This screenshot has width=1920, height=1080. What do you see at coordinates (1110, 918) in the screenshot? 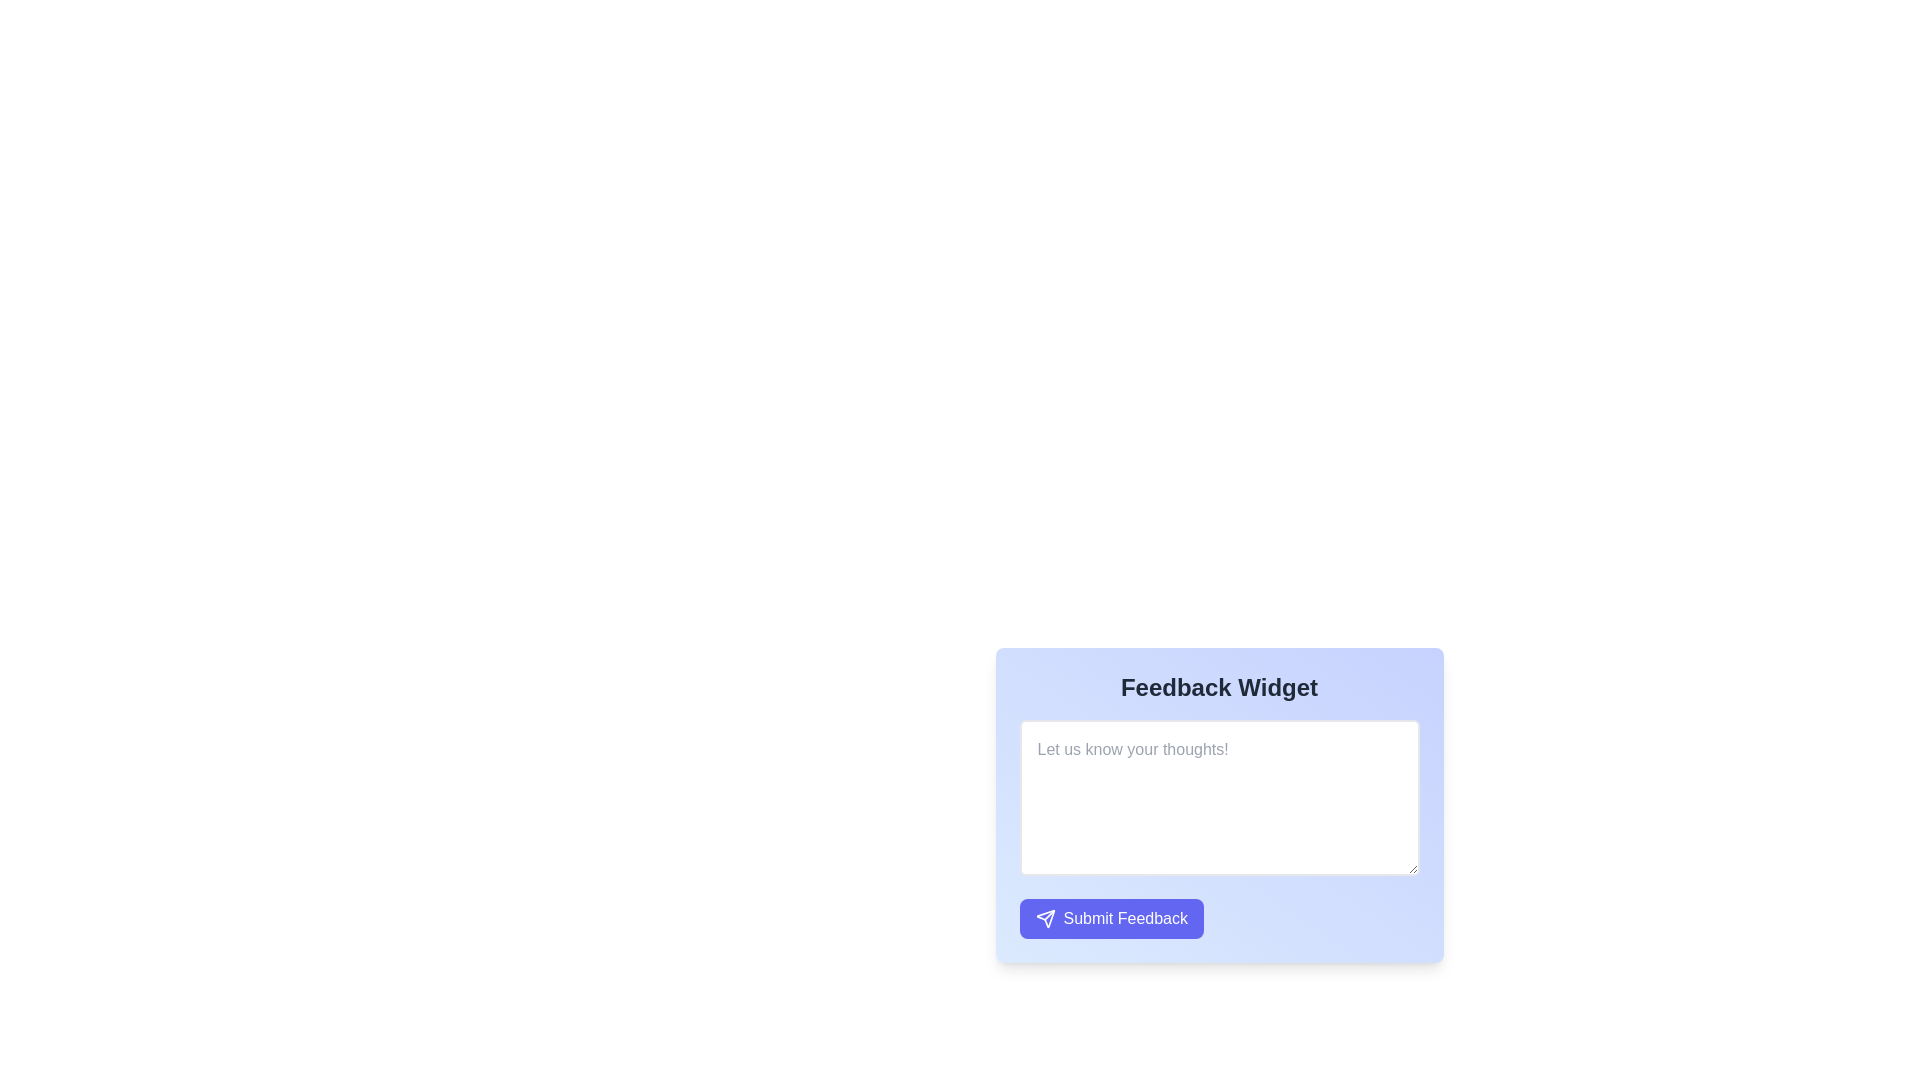
I see `the 'Submit Feedback' button, which is a rounded rectangular button with a blue background and white text, located below the text input area in the feedback form` at bounding box center [1110, 918].